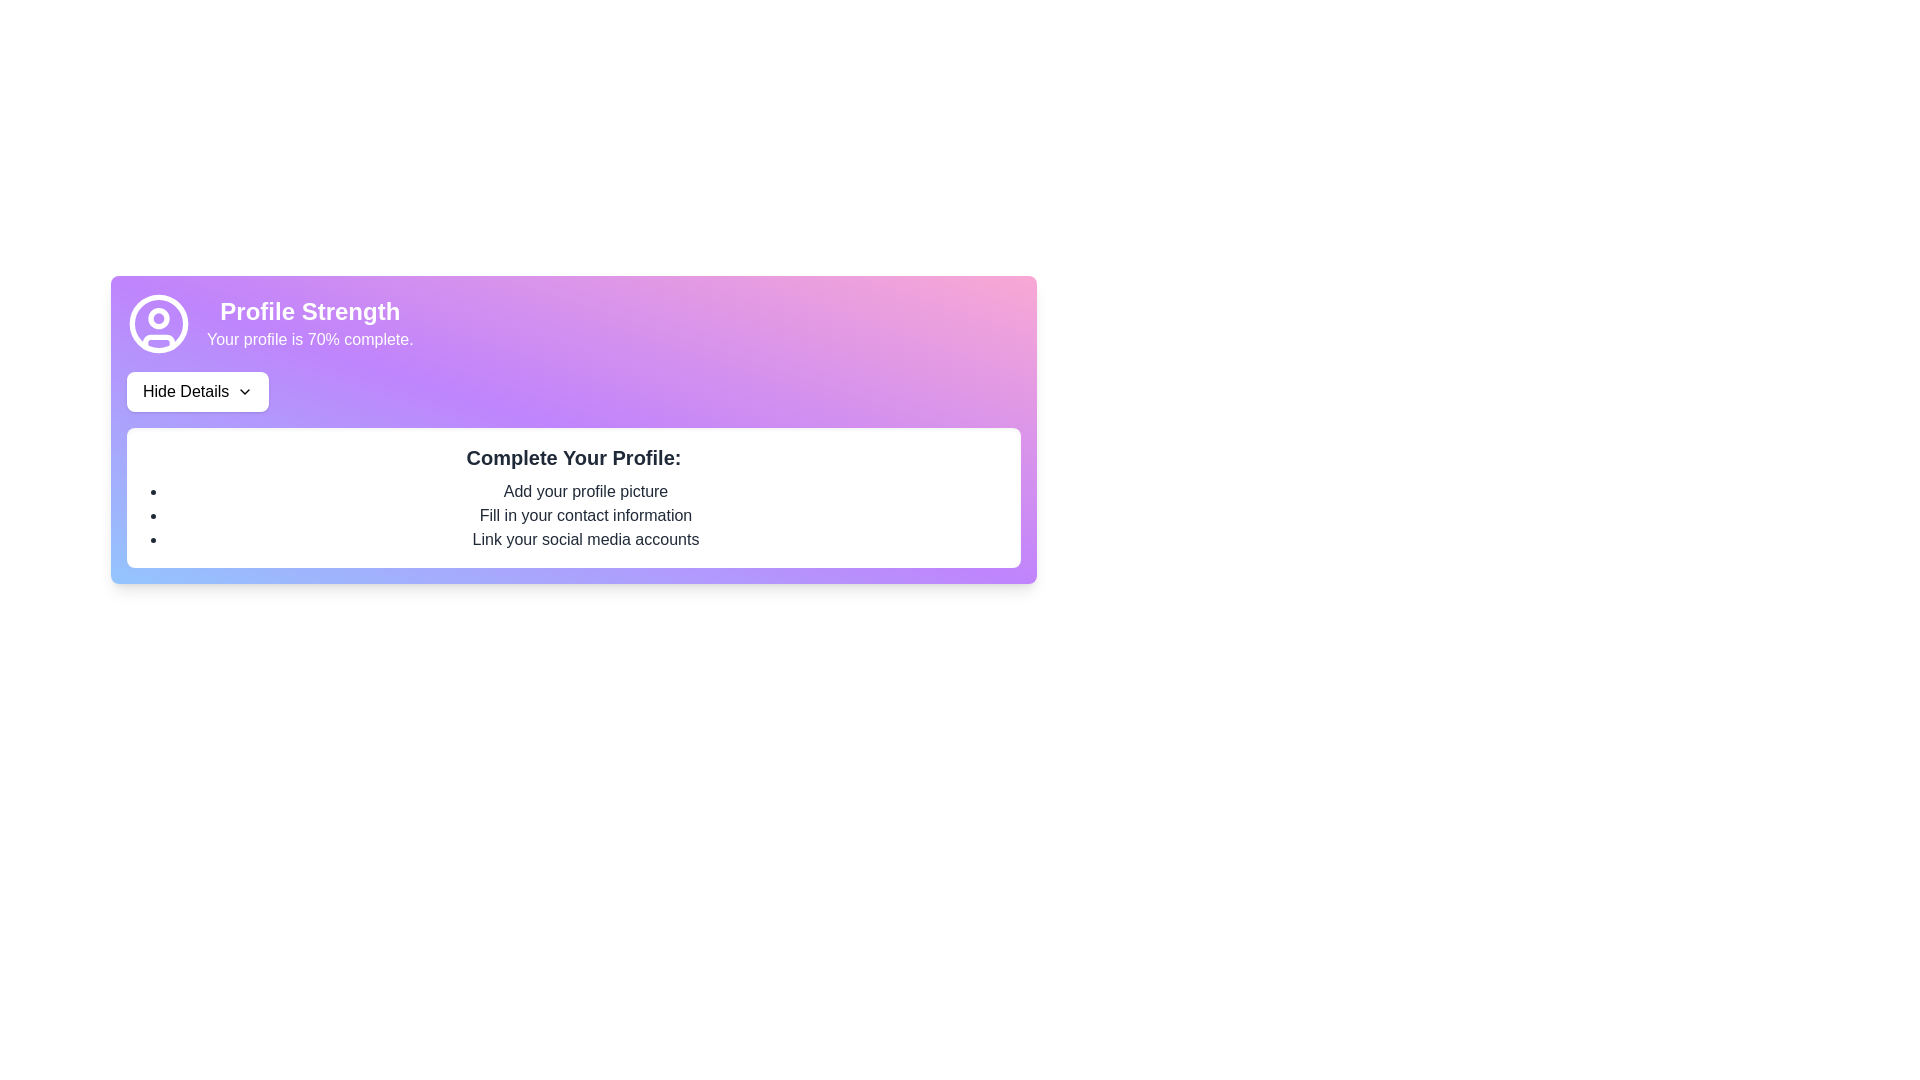  I want to click on the text label 'Add your profile picture', so click(584, 492).